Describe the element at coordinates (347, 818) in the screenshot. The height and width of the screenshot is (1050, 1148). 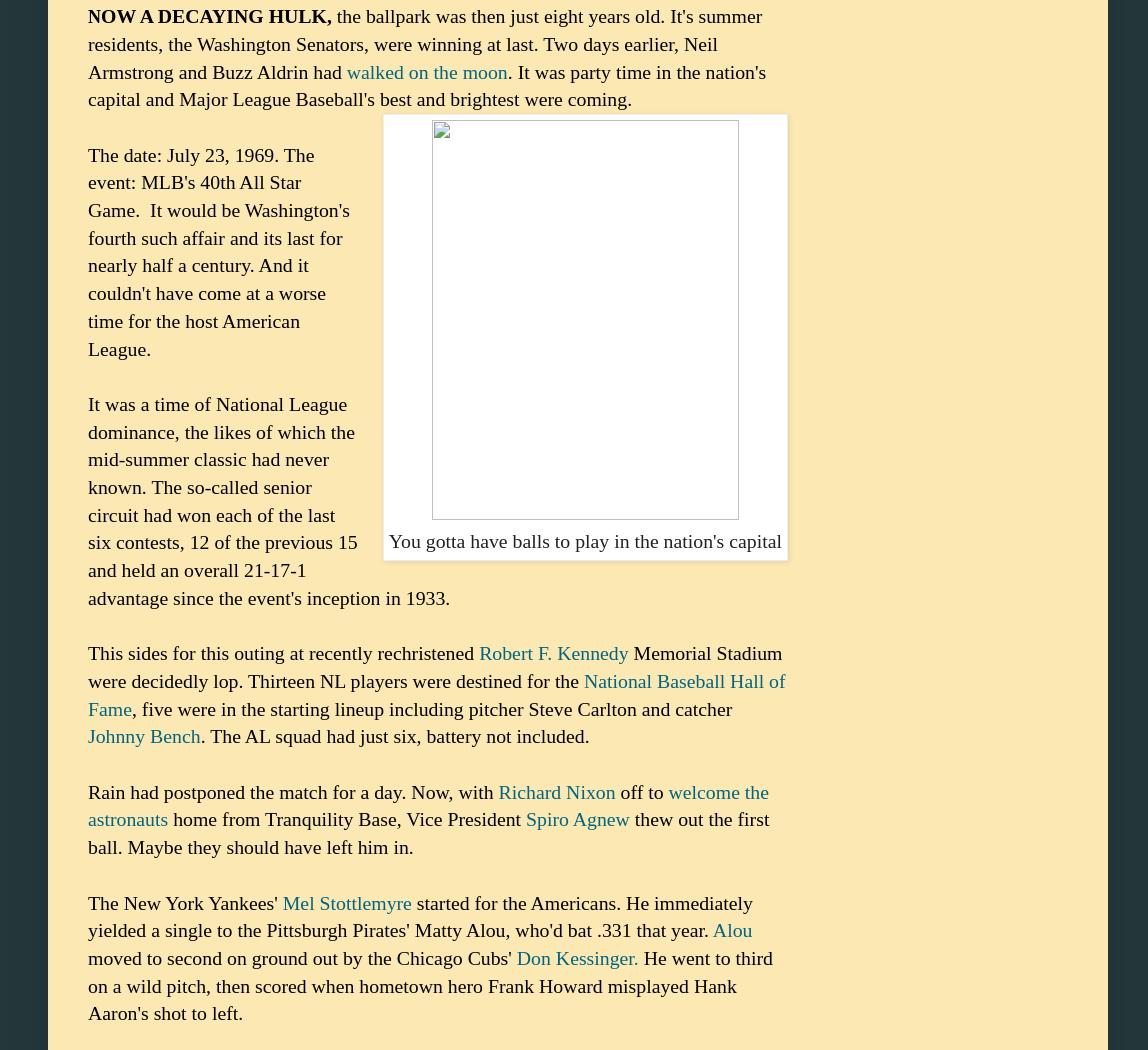
I see `'home from Tranquility Base, Vice President'` at that location.